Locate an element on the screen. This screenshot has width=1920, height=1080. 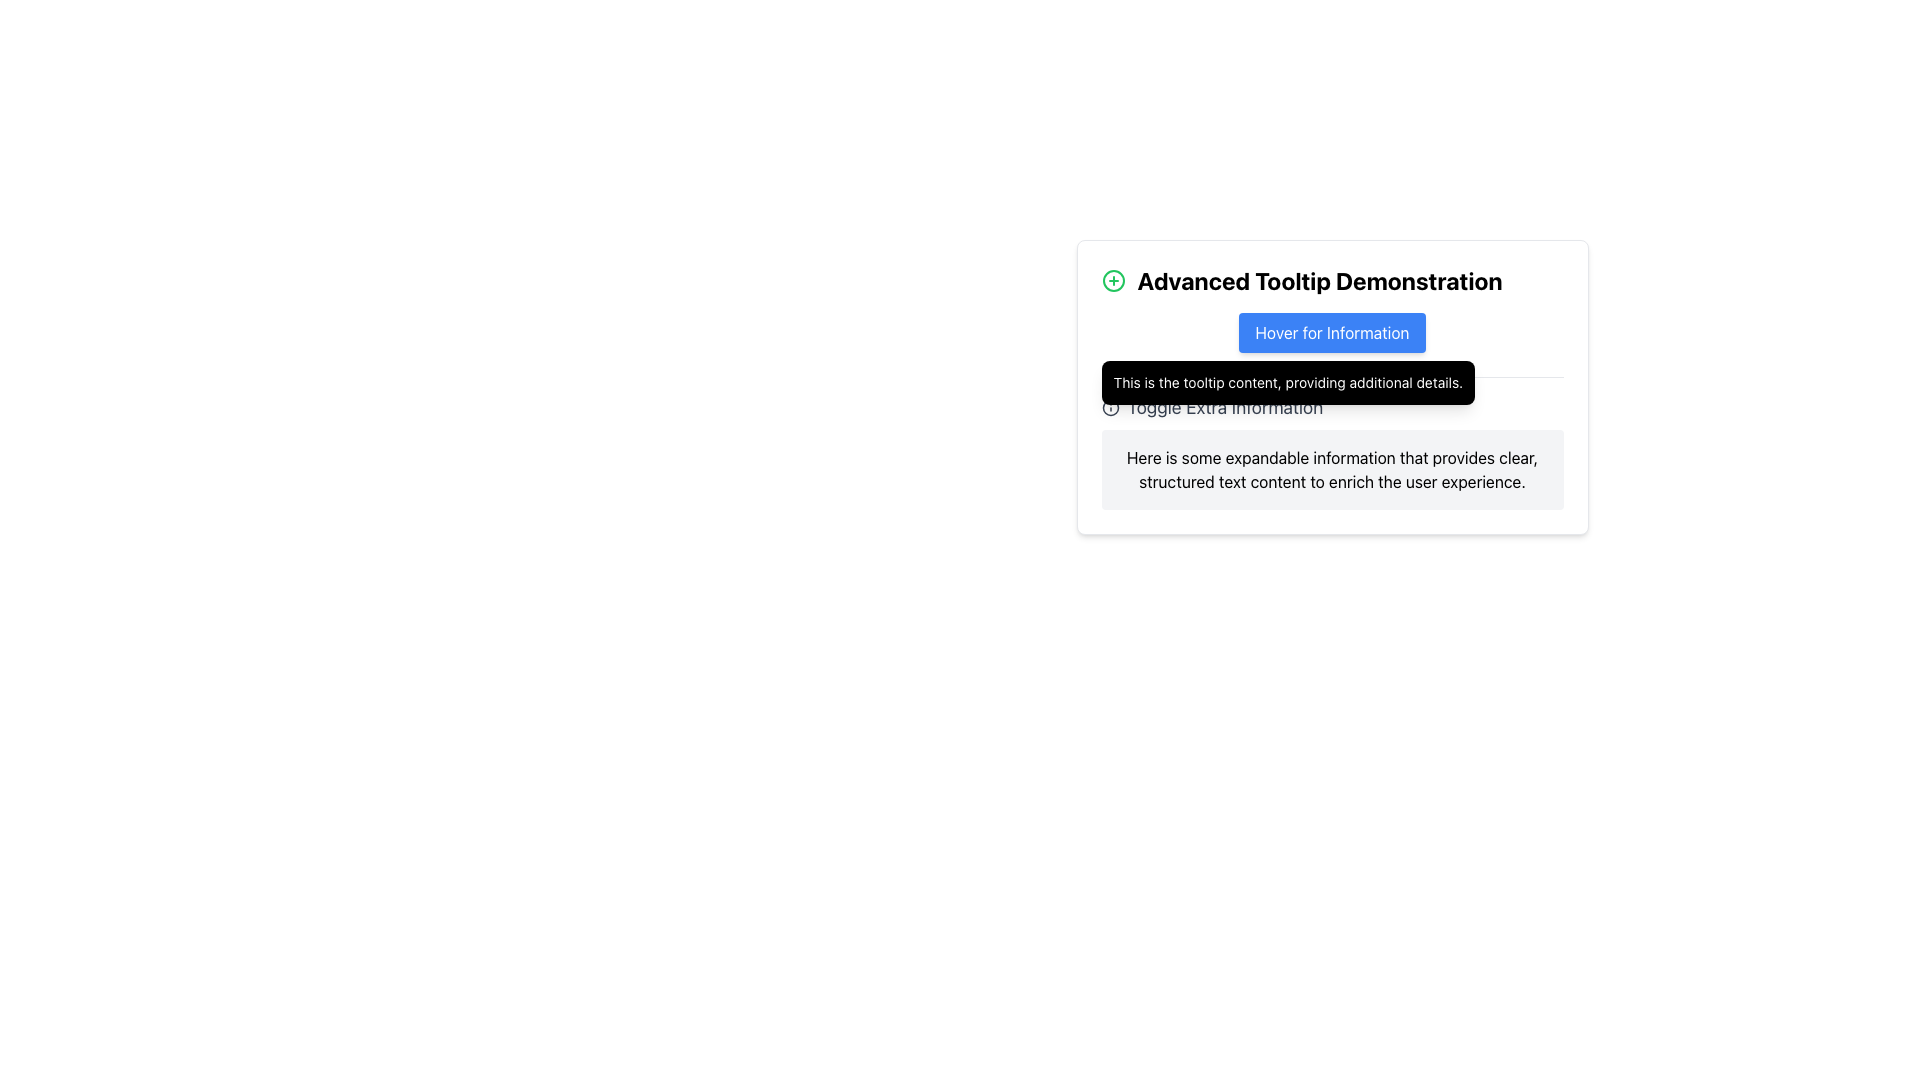
the tooltip located below the 'Hover for Information' blue button in the 'Advanced Tooltip Demonstration' section is located at coordinates (1332, 387).